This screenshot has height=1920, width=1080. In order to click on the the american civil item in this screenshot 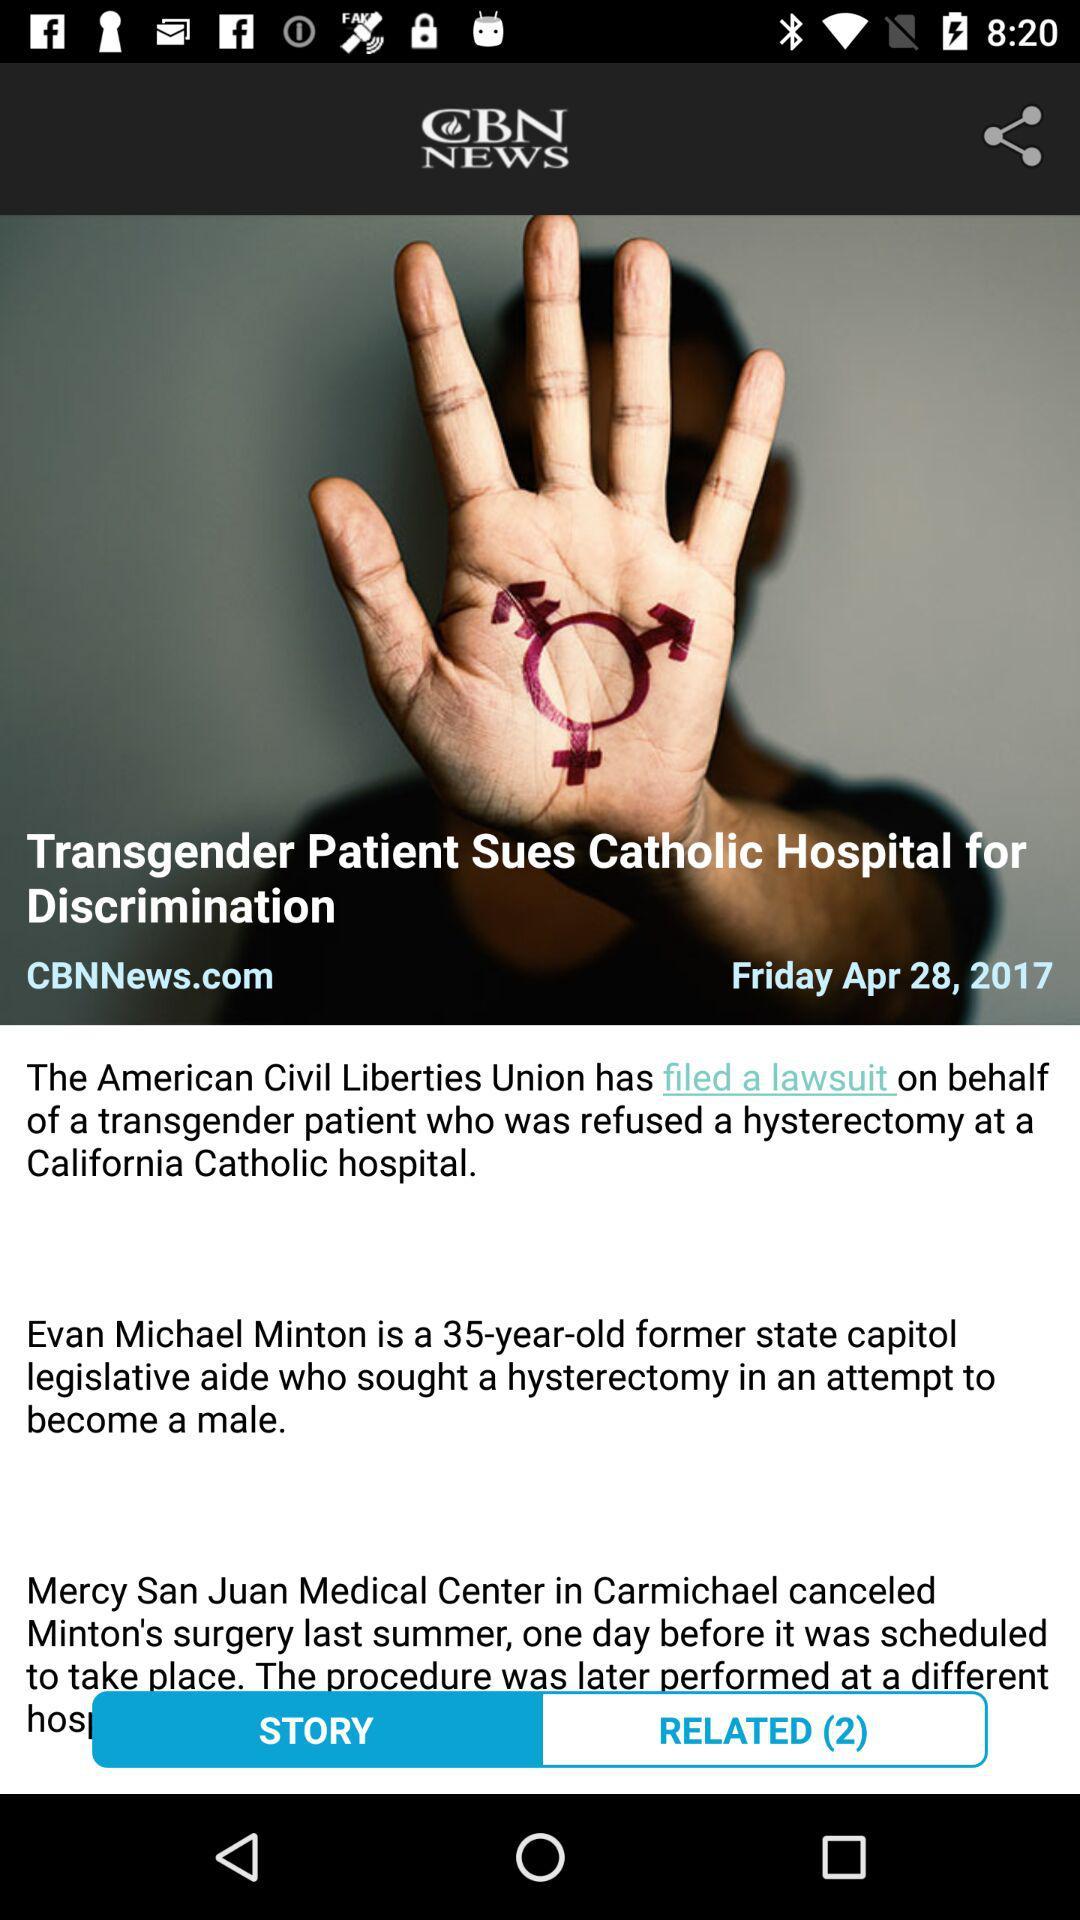, I will do `click(540, 1408)`.